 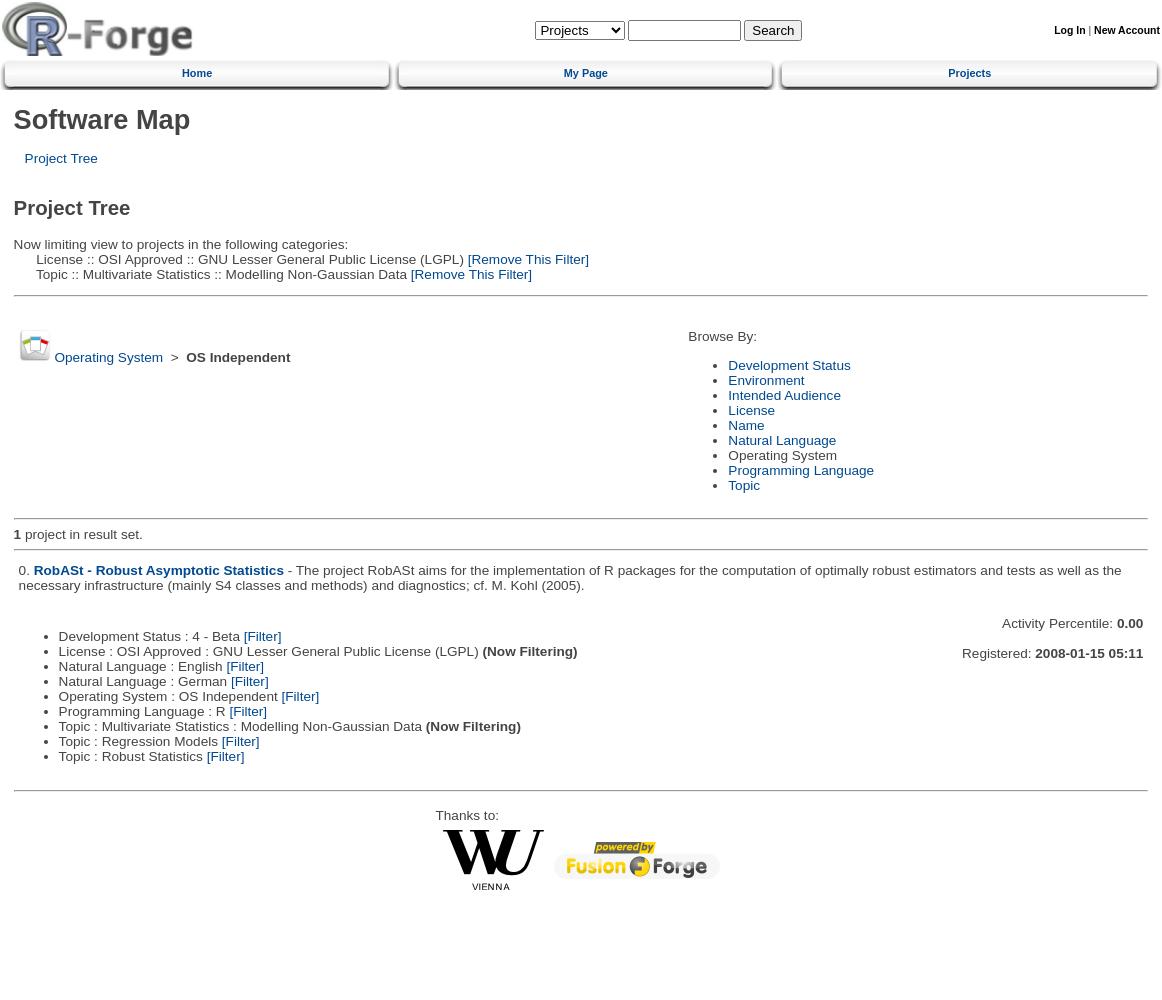 I want to click on 'Development Status', so click(x=788, y=363).